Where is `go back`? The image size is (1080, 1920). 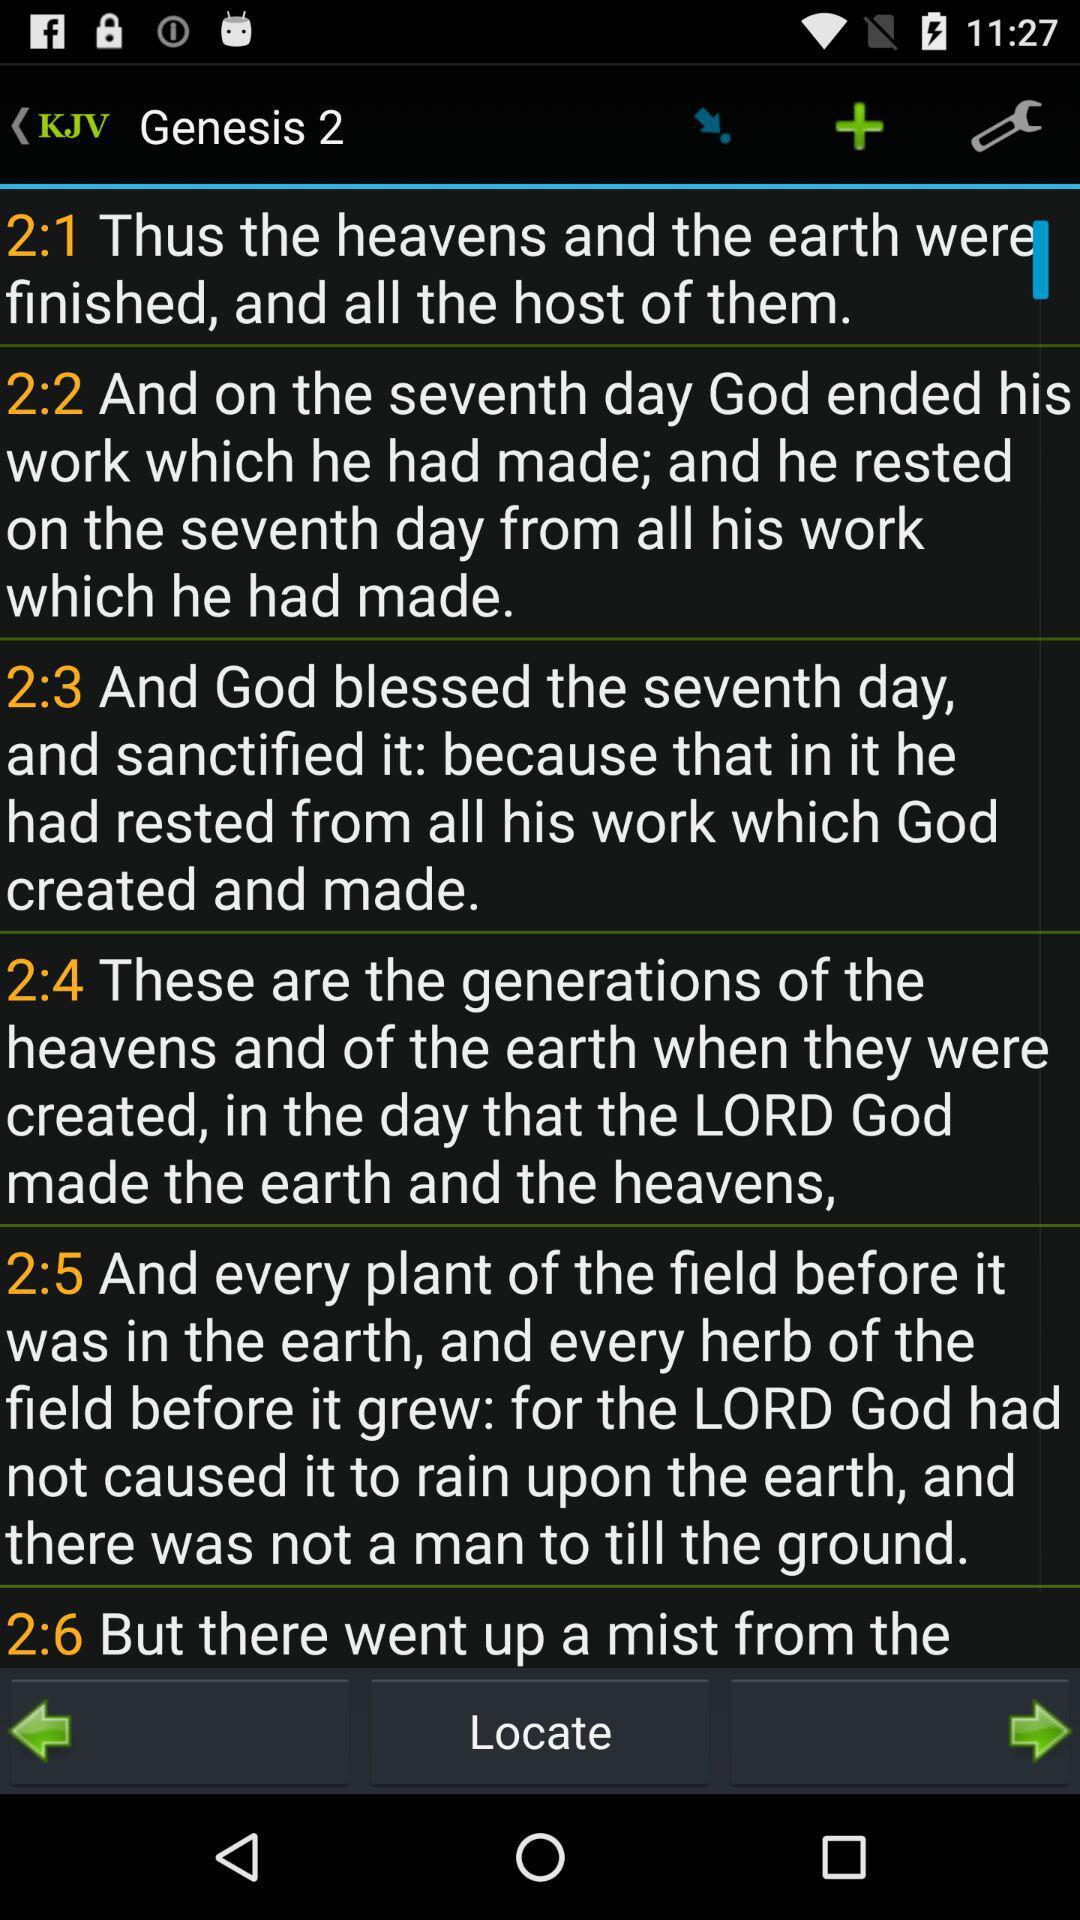 go back is located at coordinates (180, 1730).